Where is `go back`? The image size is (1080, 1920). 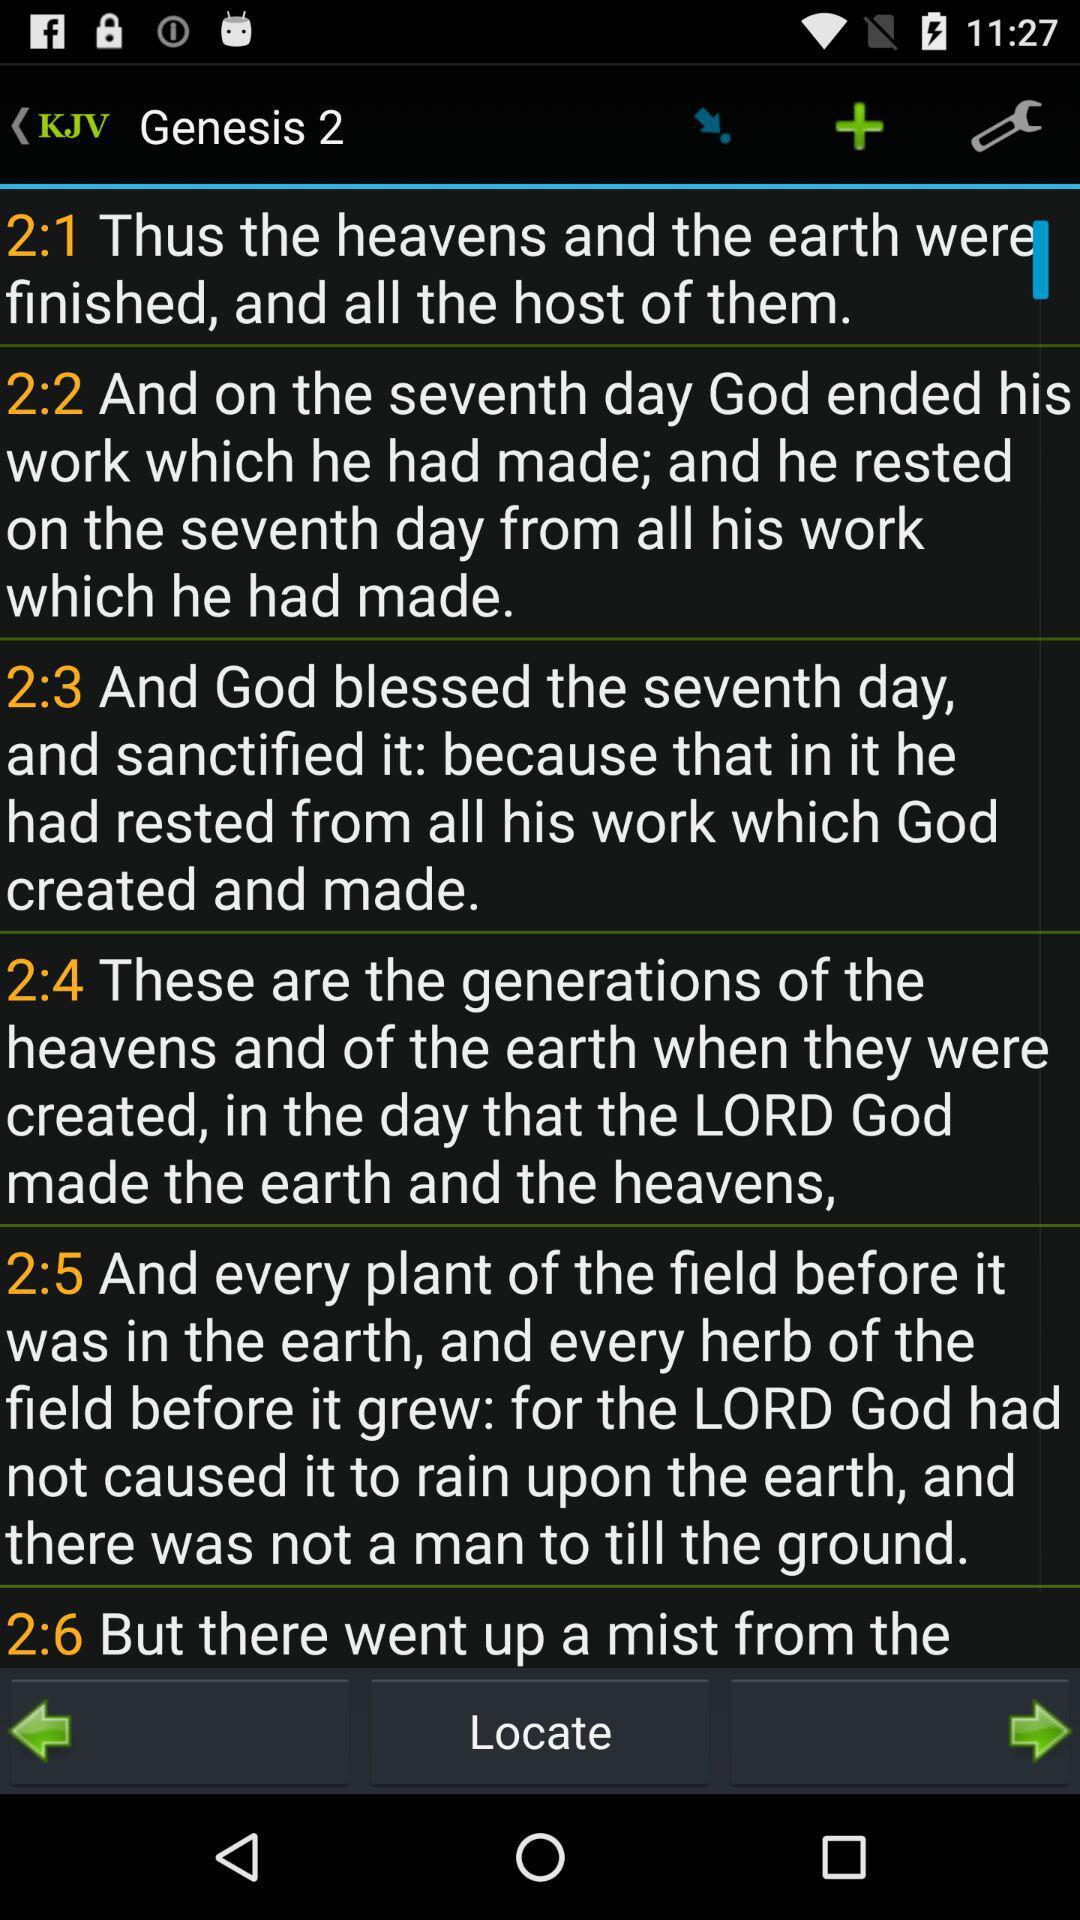 go back is located at coordinates (180, 1730).